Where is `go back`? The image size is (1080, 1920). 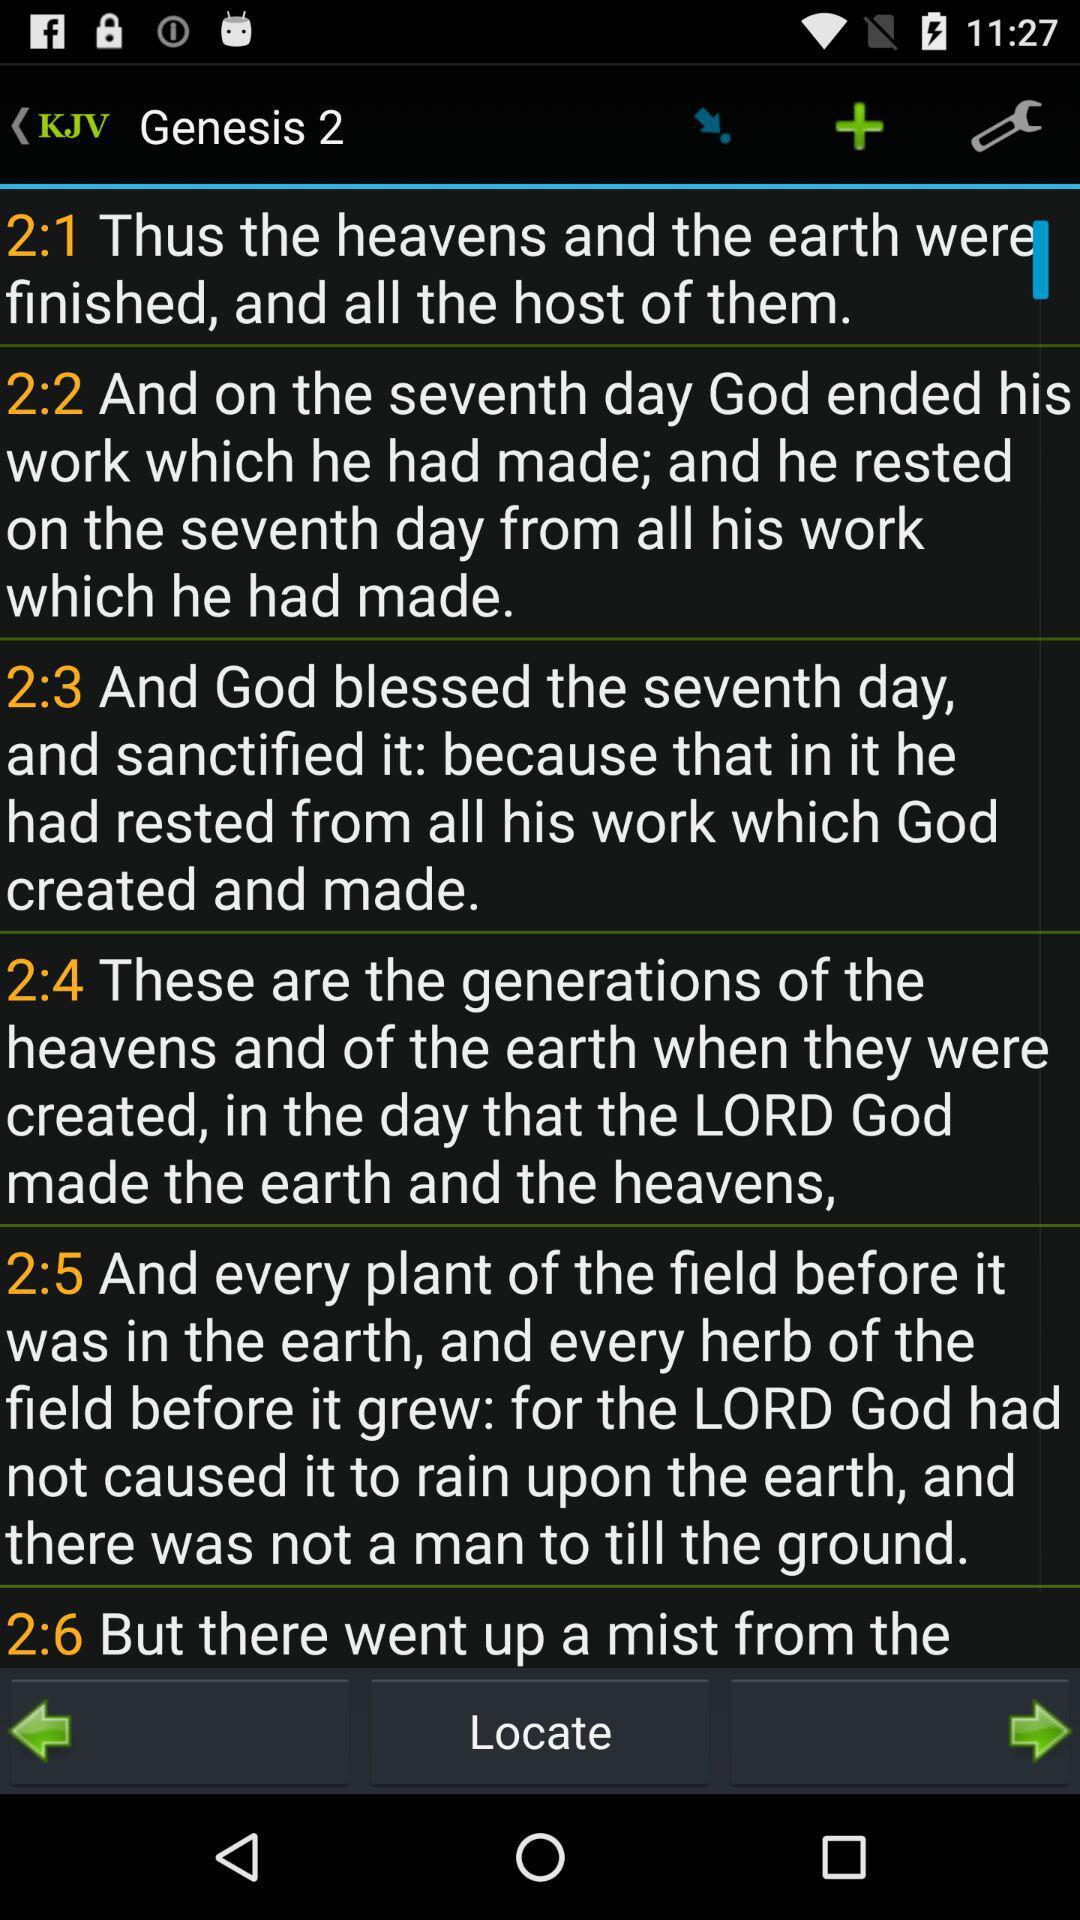 go back is located at coordinates (180, 1730).